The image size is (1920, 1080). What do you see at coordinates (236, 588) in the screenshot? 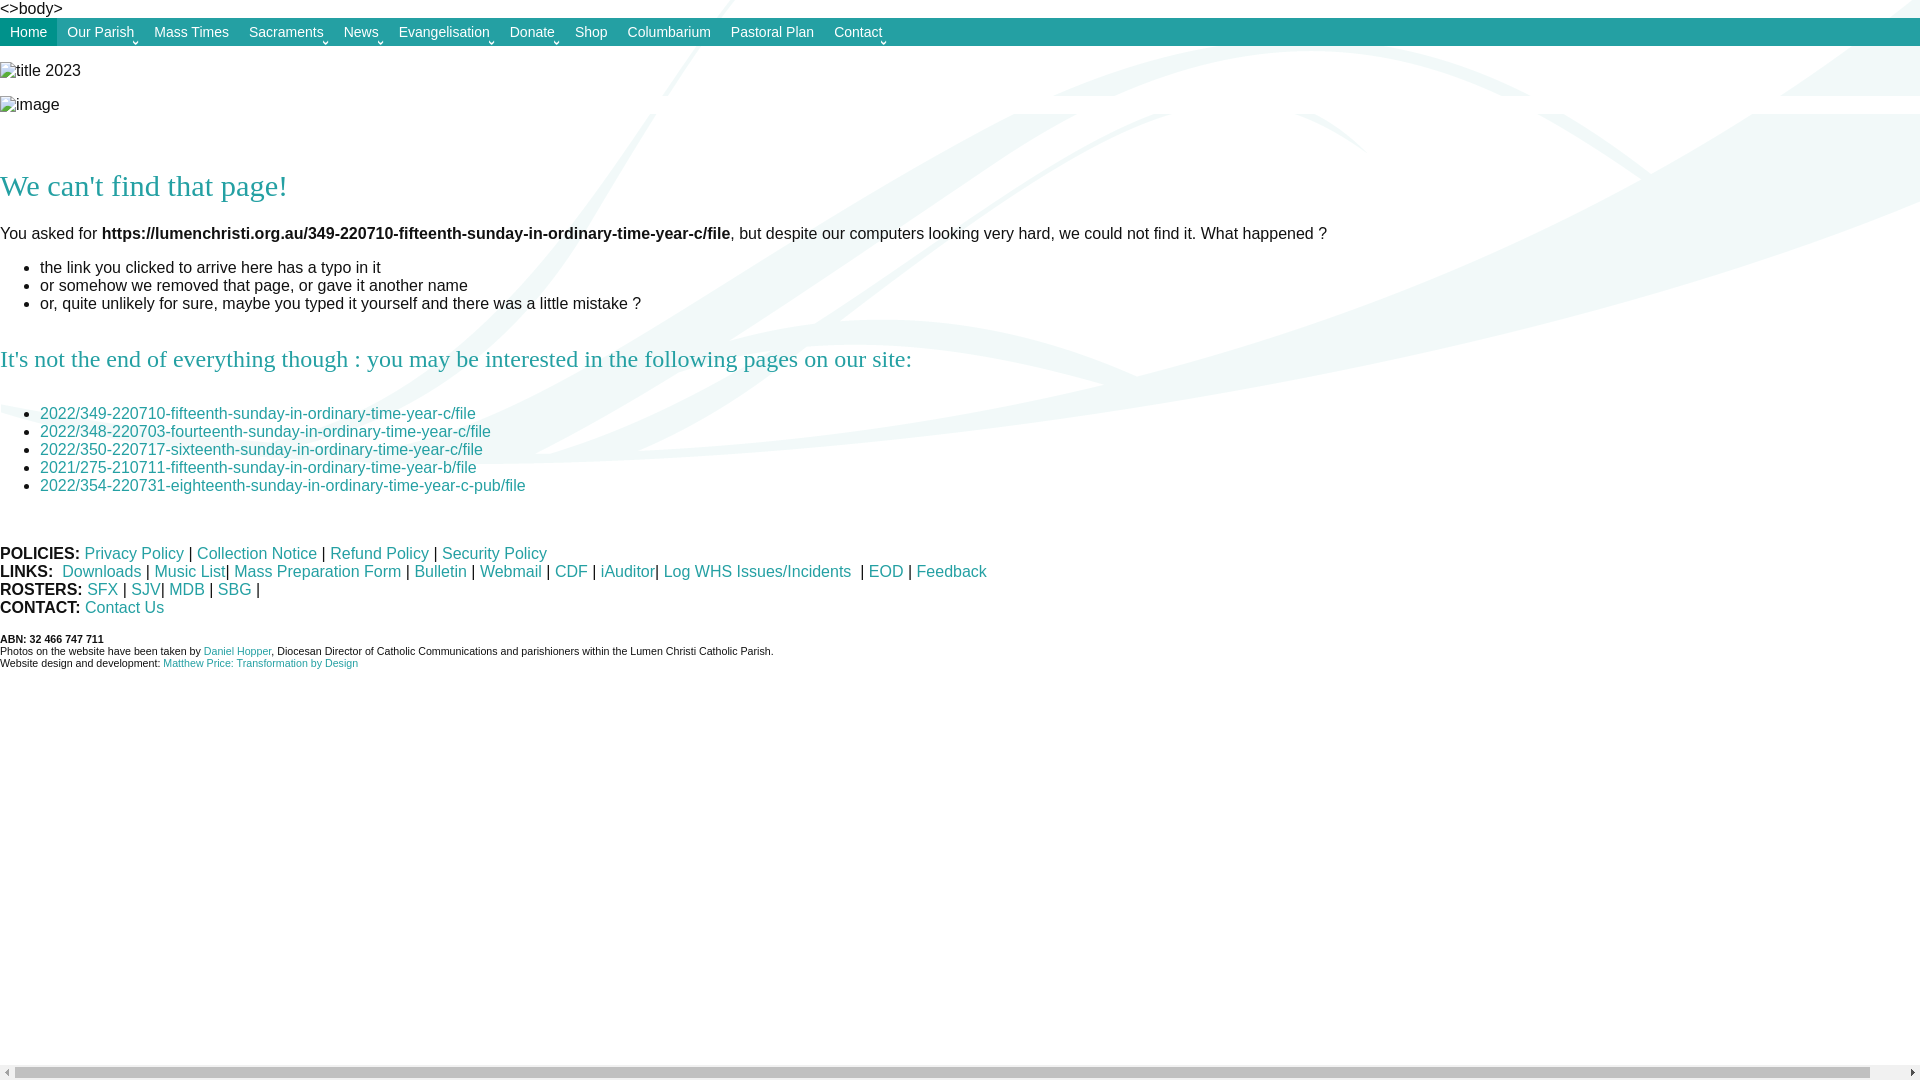
I see `'SBG '` at bounding box center [236, 588].